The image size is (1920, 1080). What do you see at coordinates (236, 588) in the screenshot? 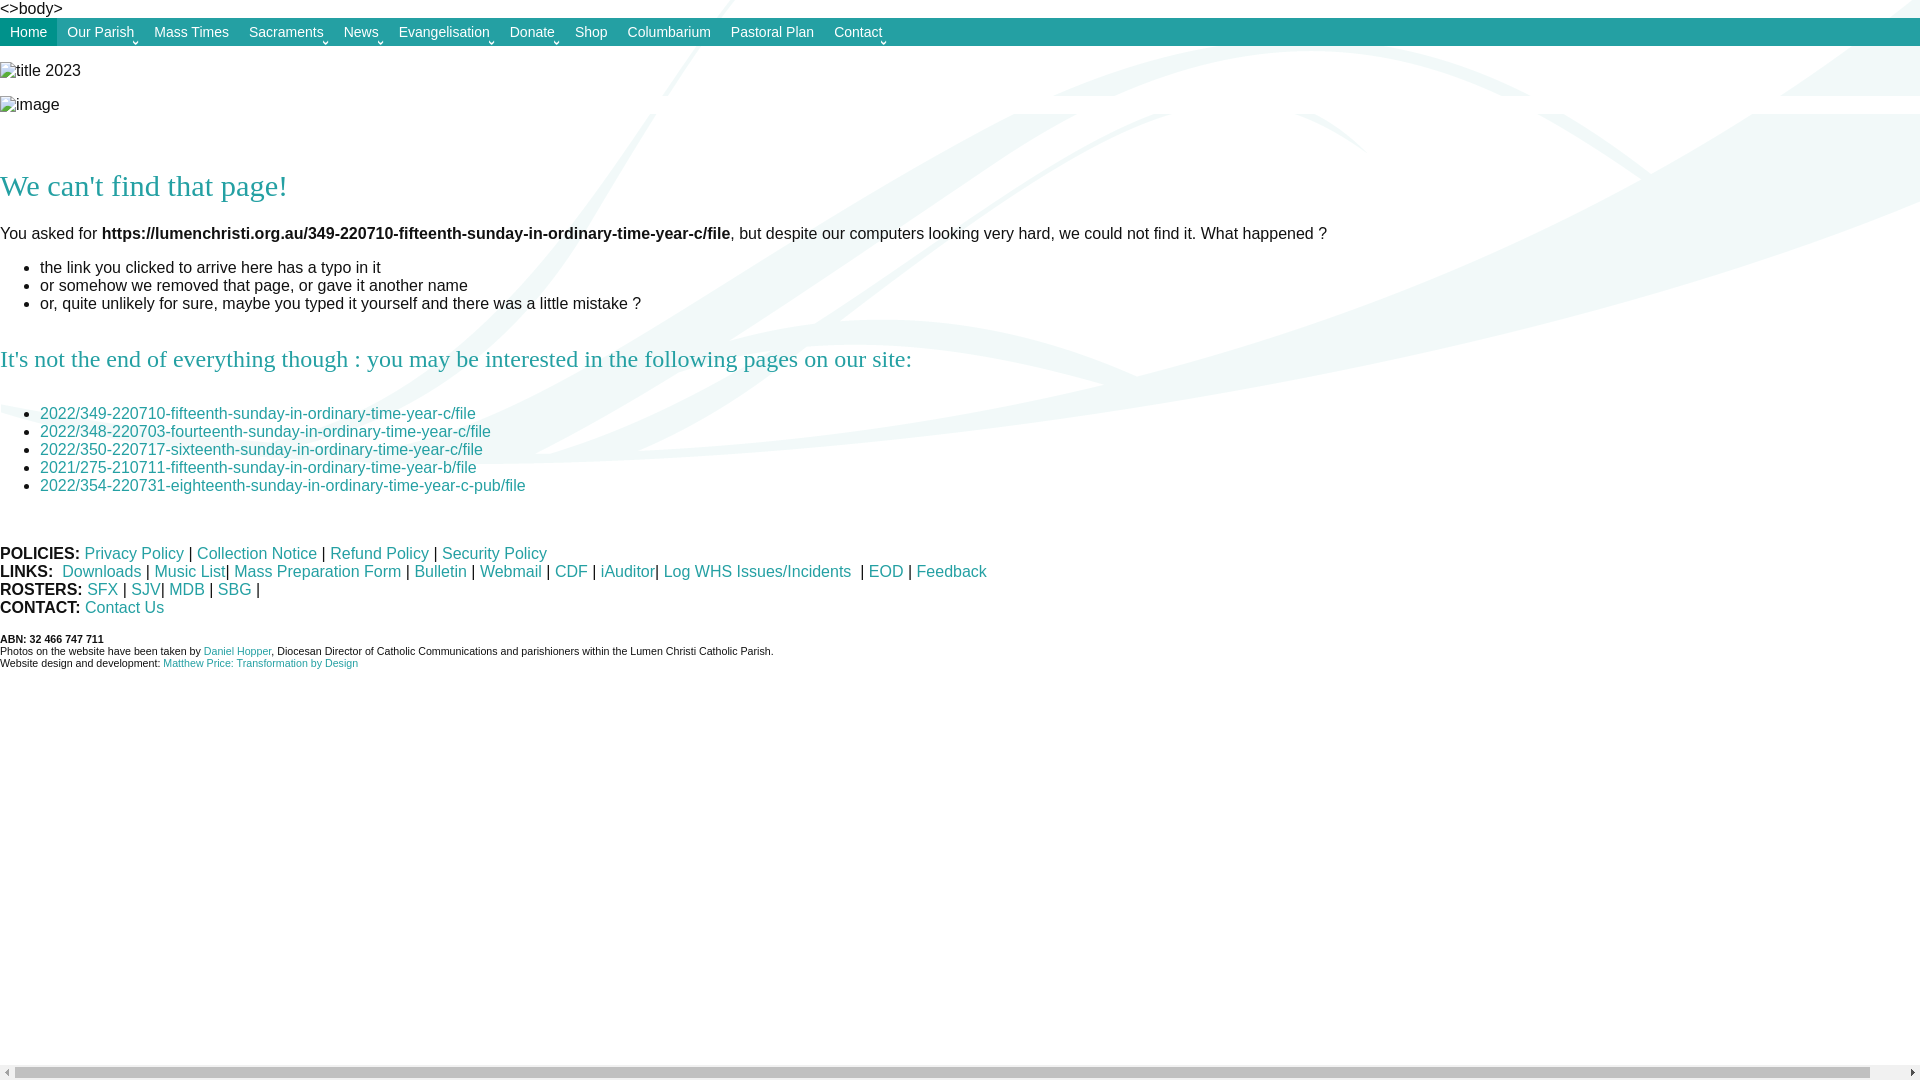
I see `'SBG '` at bounding box center [236, 588].